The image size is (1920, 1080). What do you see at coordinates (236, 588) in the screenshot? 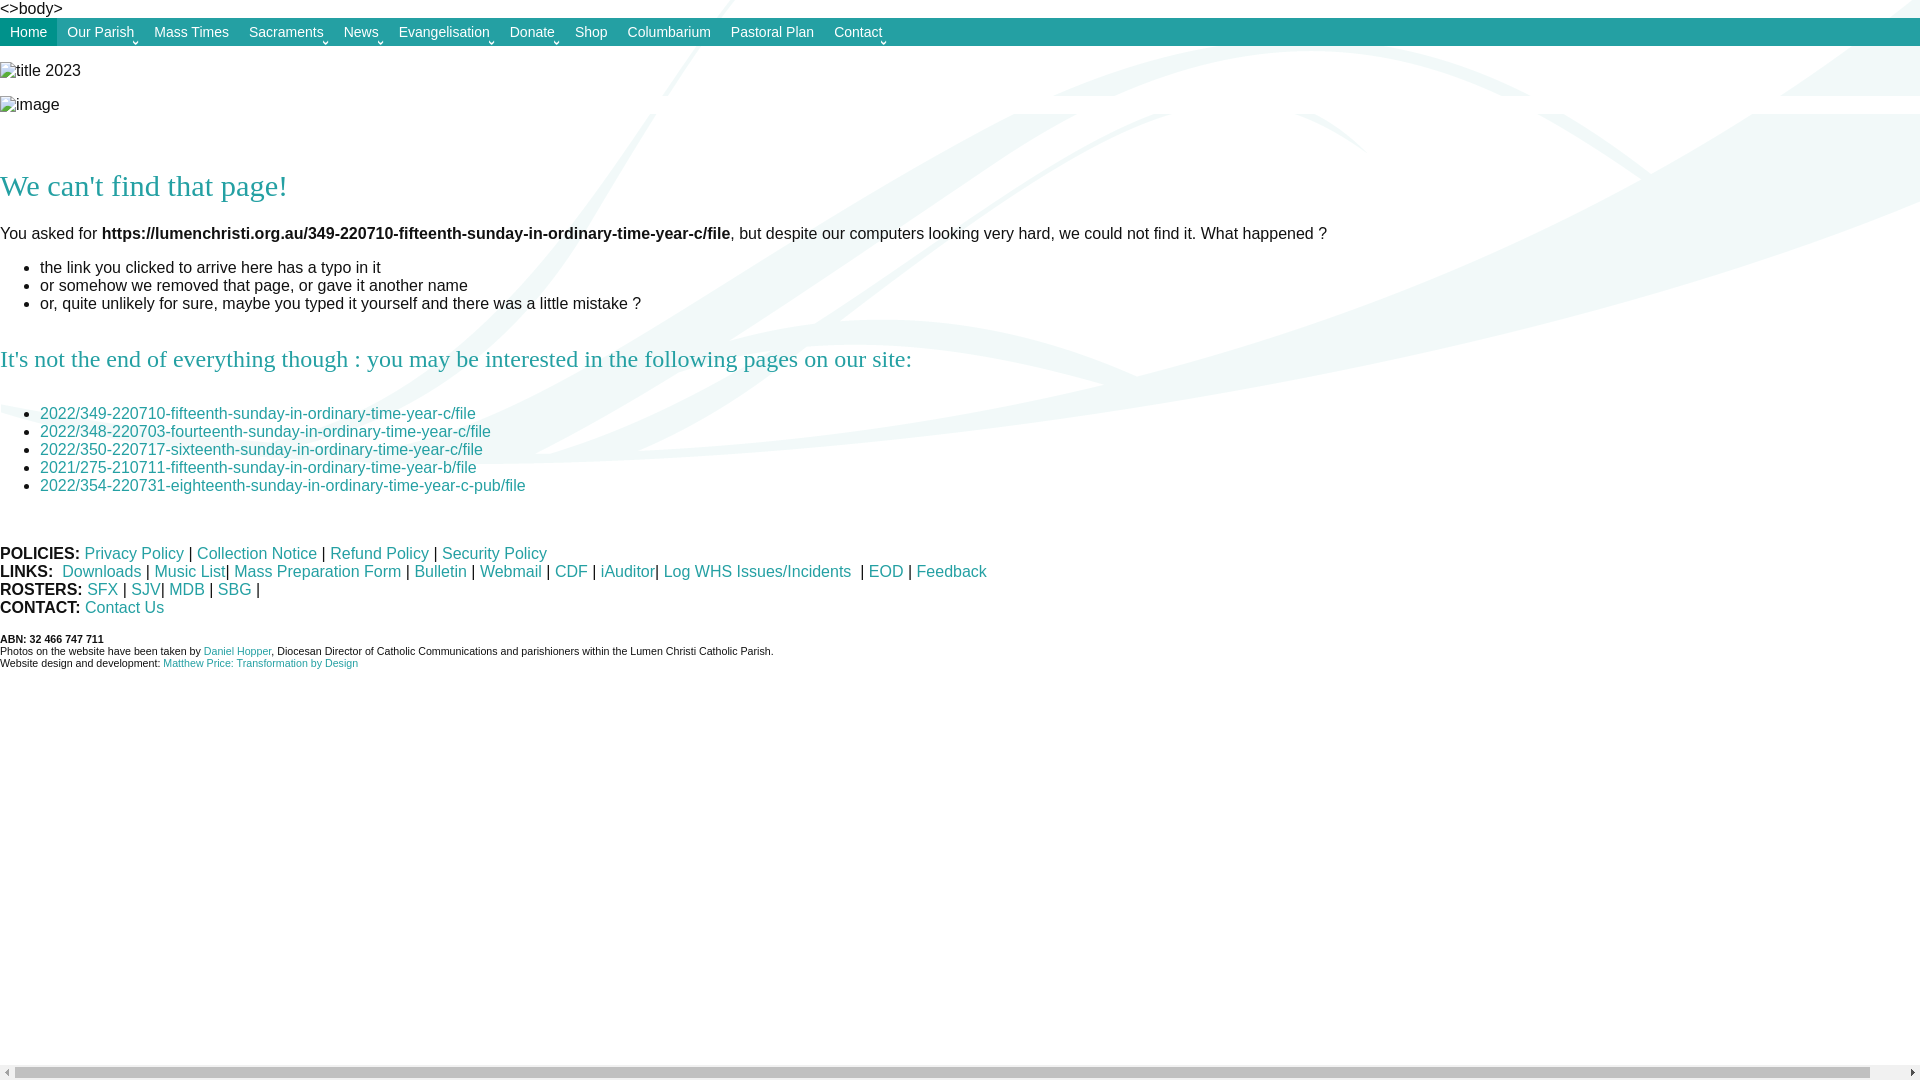
I see `'SBG '` at bounding box center [236, 588].